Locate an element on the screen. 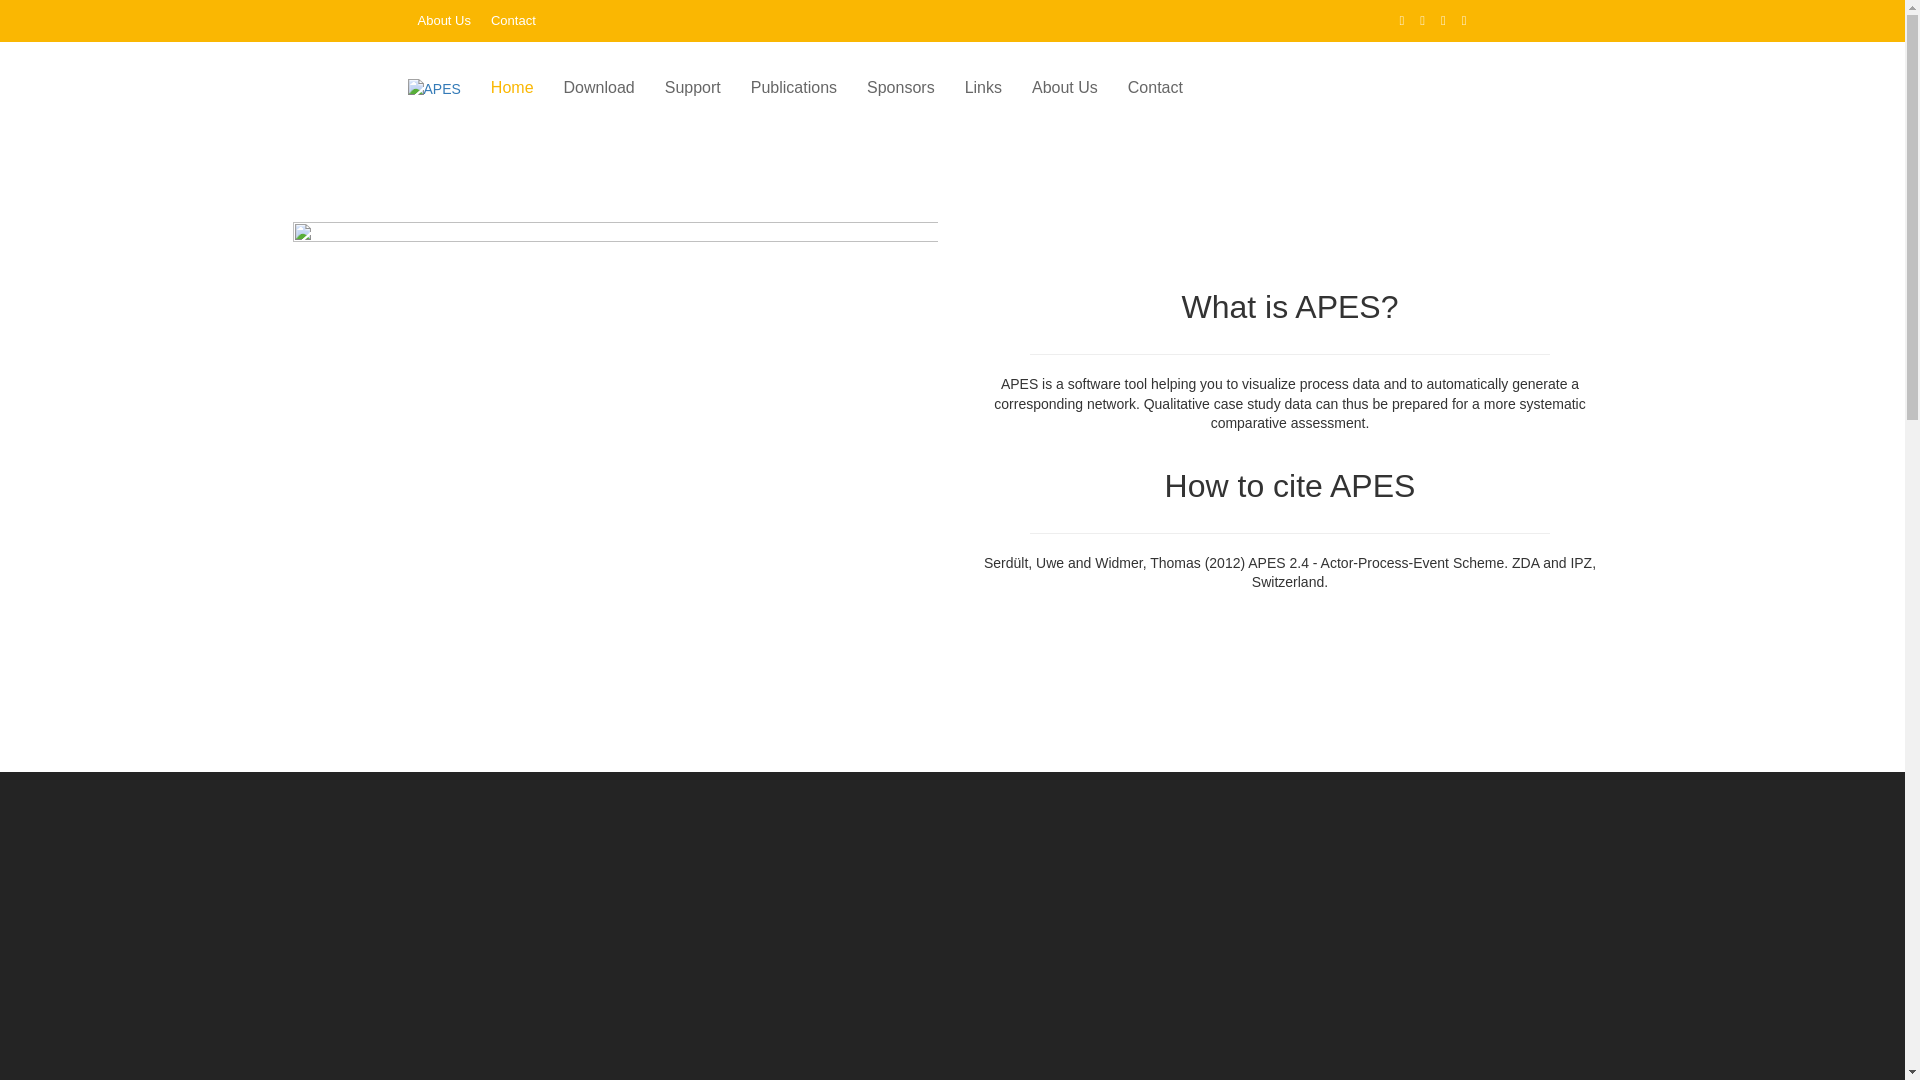  'Sponsors' is located at coordinates (900, 87).